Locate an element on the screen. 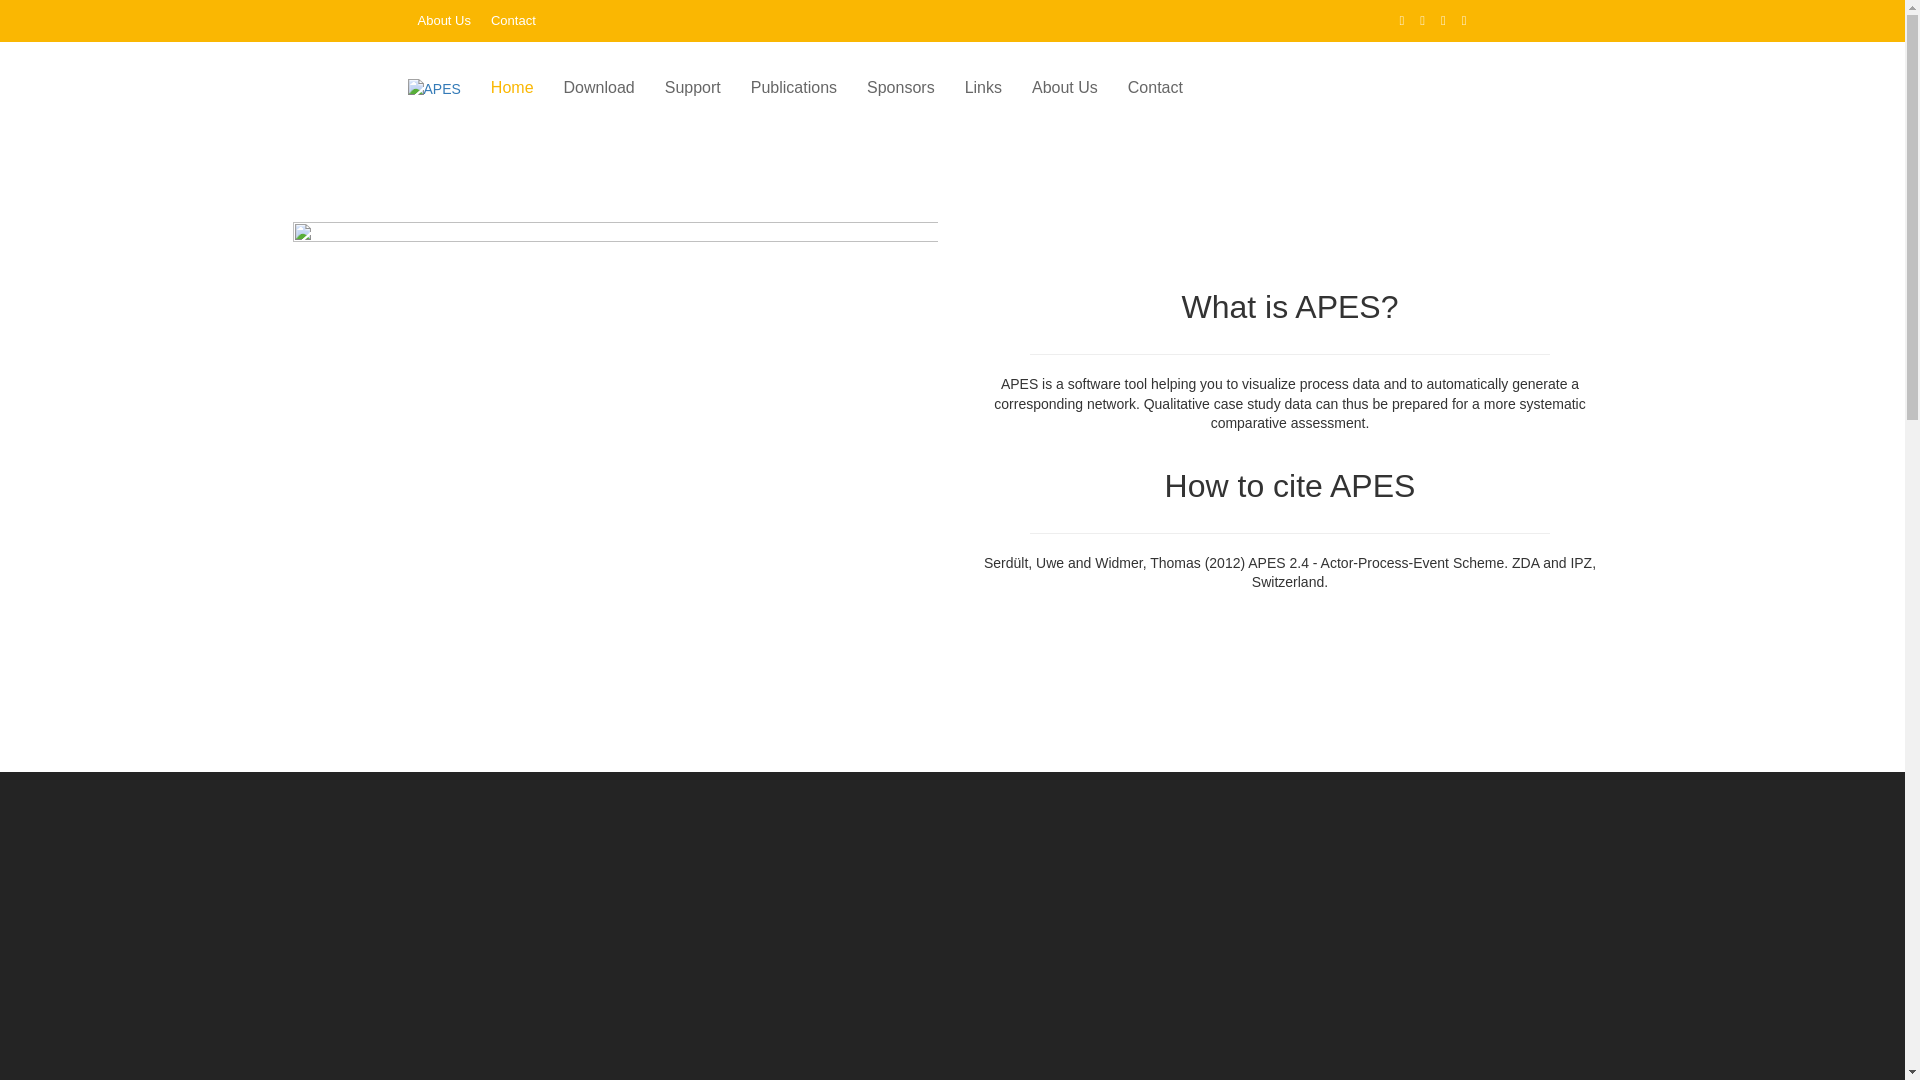  'Sponsors' is located at coordinates (900, 87).